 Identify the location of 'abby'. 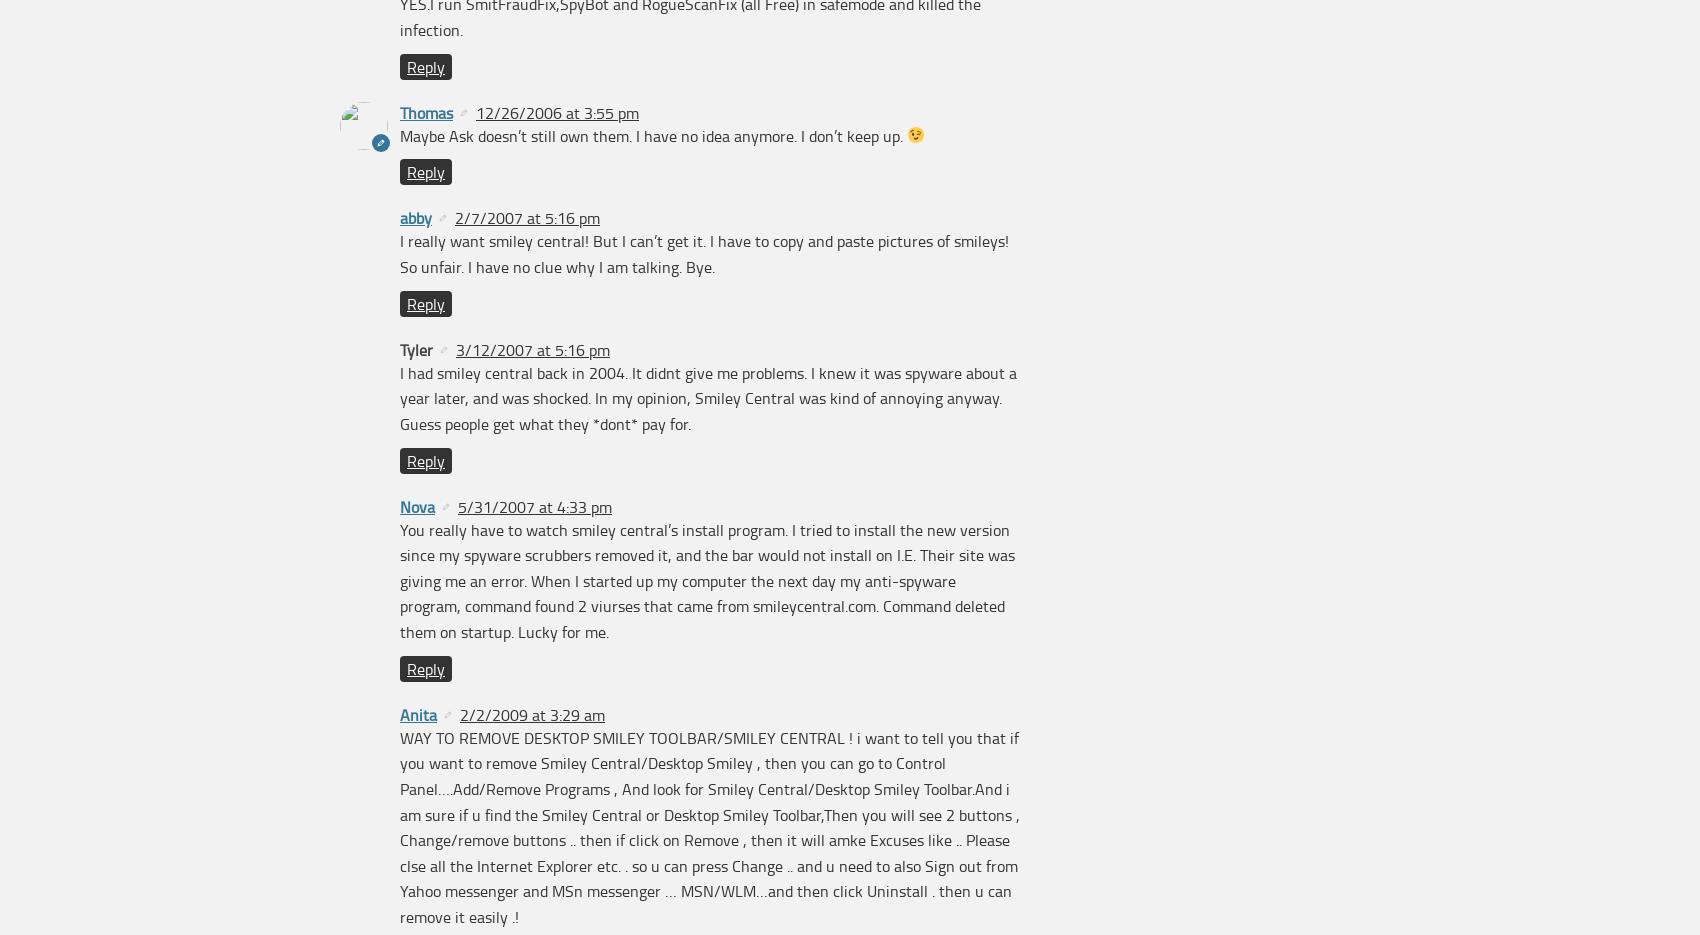
(414, 218).